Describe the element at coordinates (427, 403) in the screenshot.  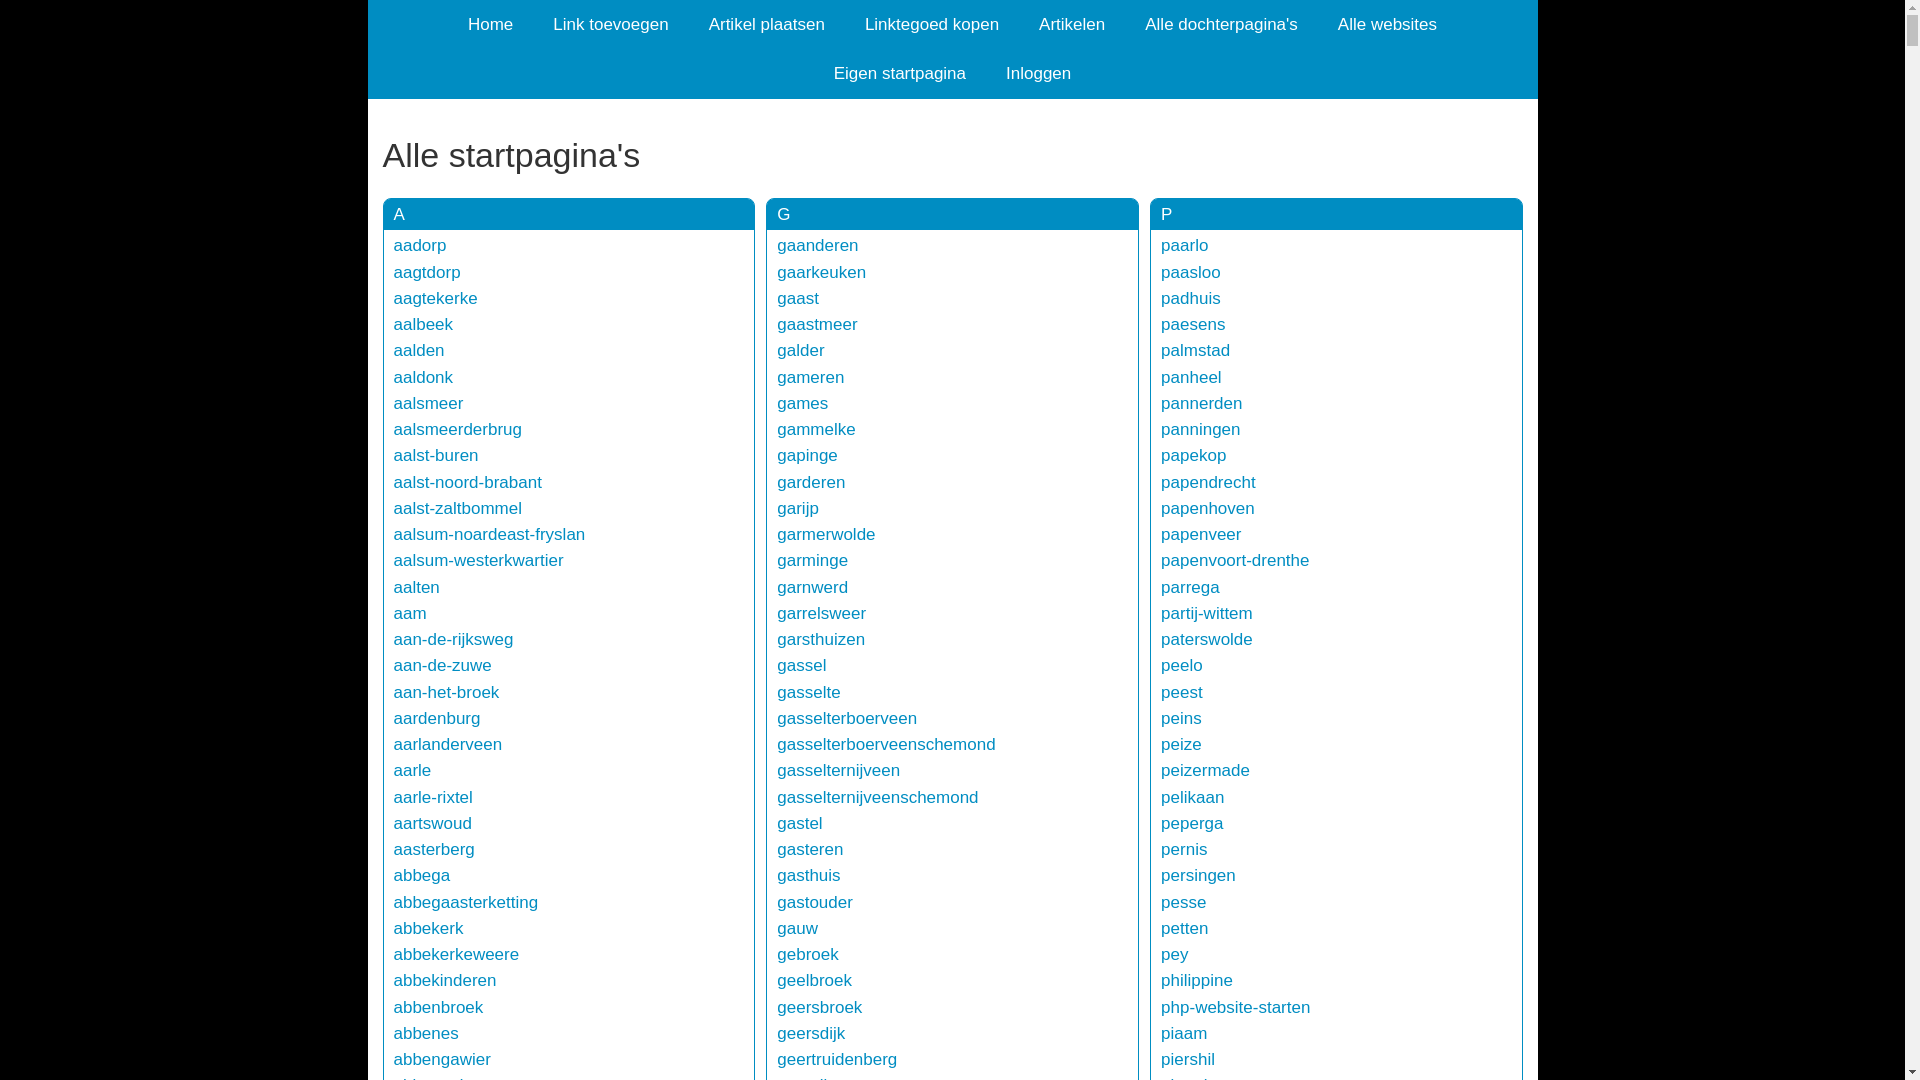
I see `'aalsmeer'` at that location.